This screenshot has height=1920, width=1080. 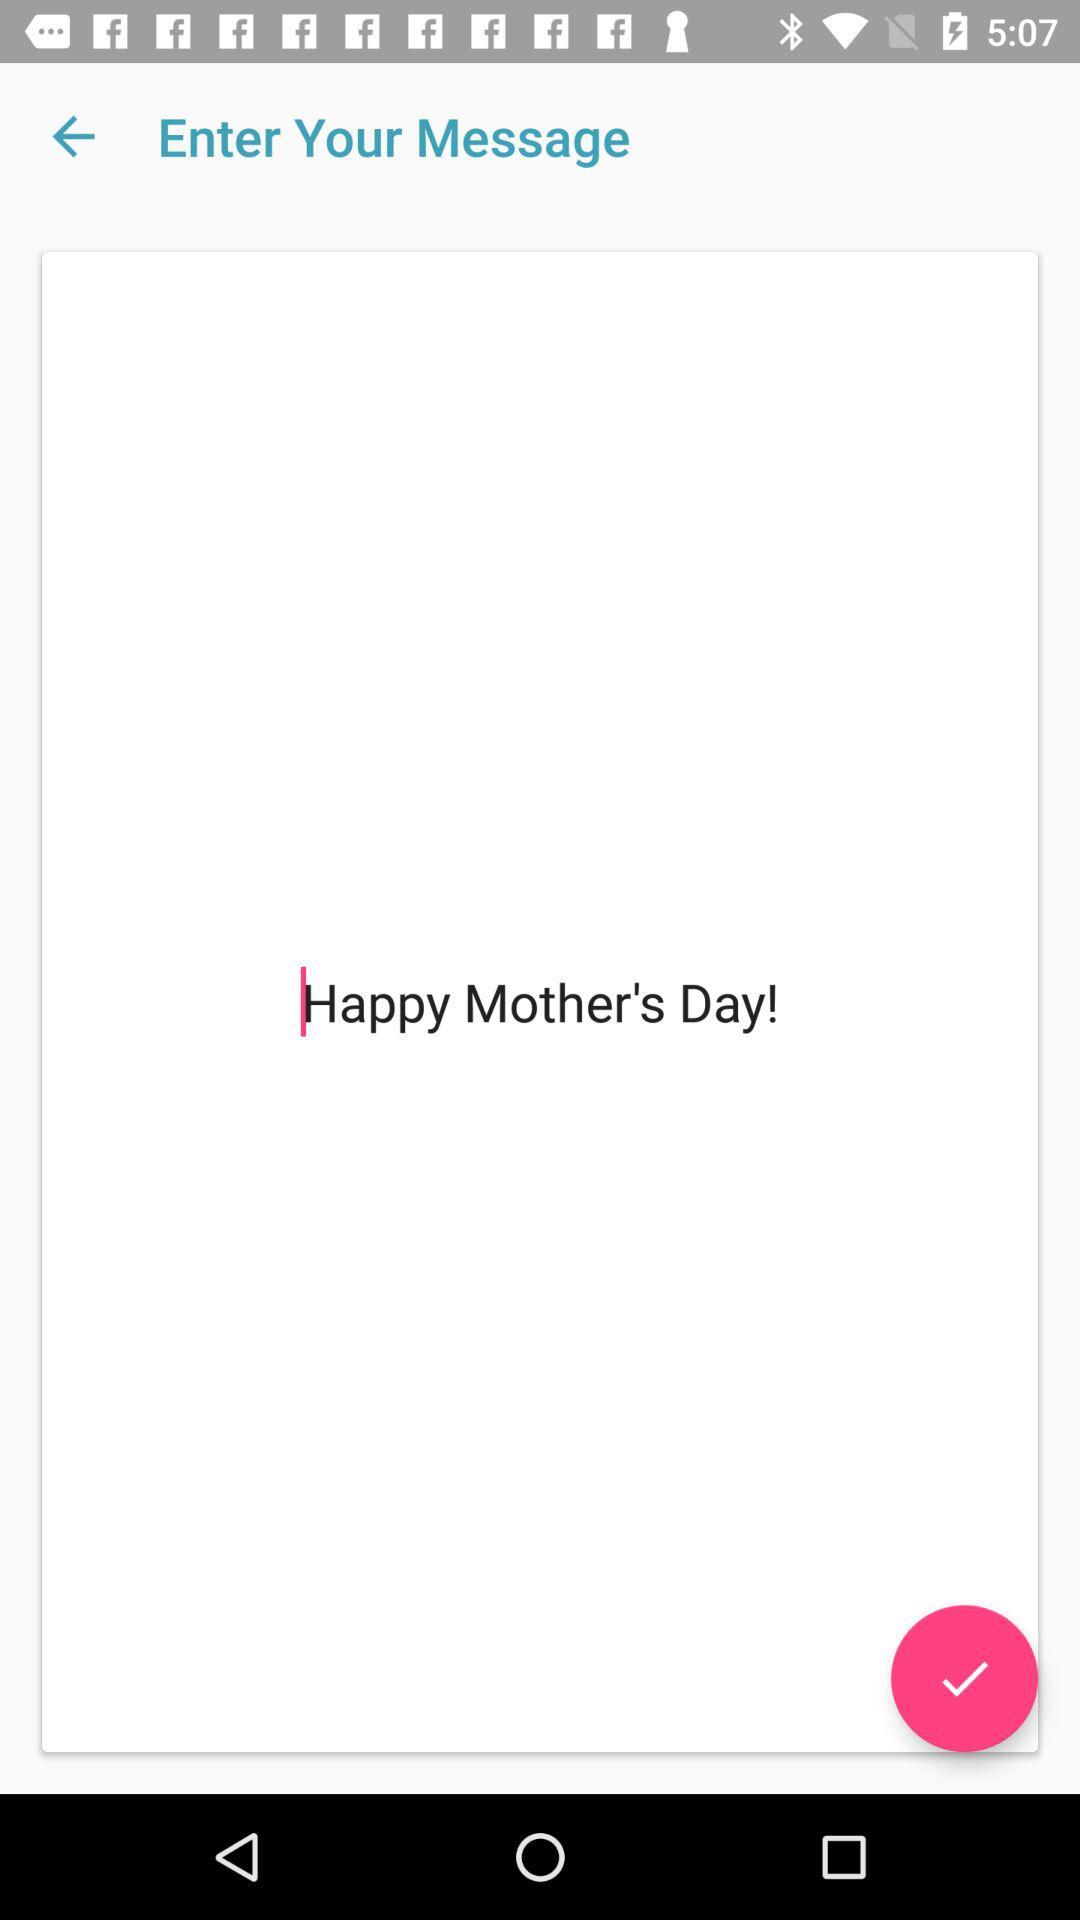 I want to click on the icon at the top left corner, so click(x=72, y=135).